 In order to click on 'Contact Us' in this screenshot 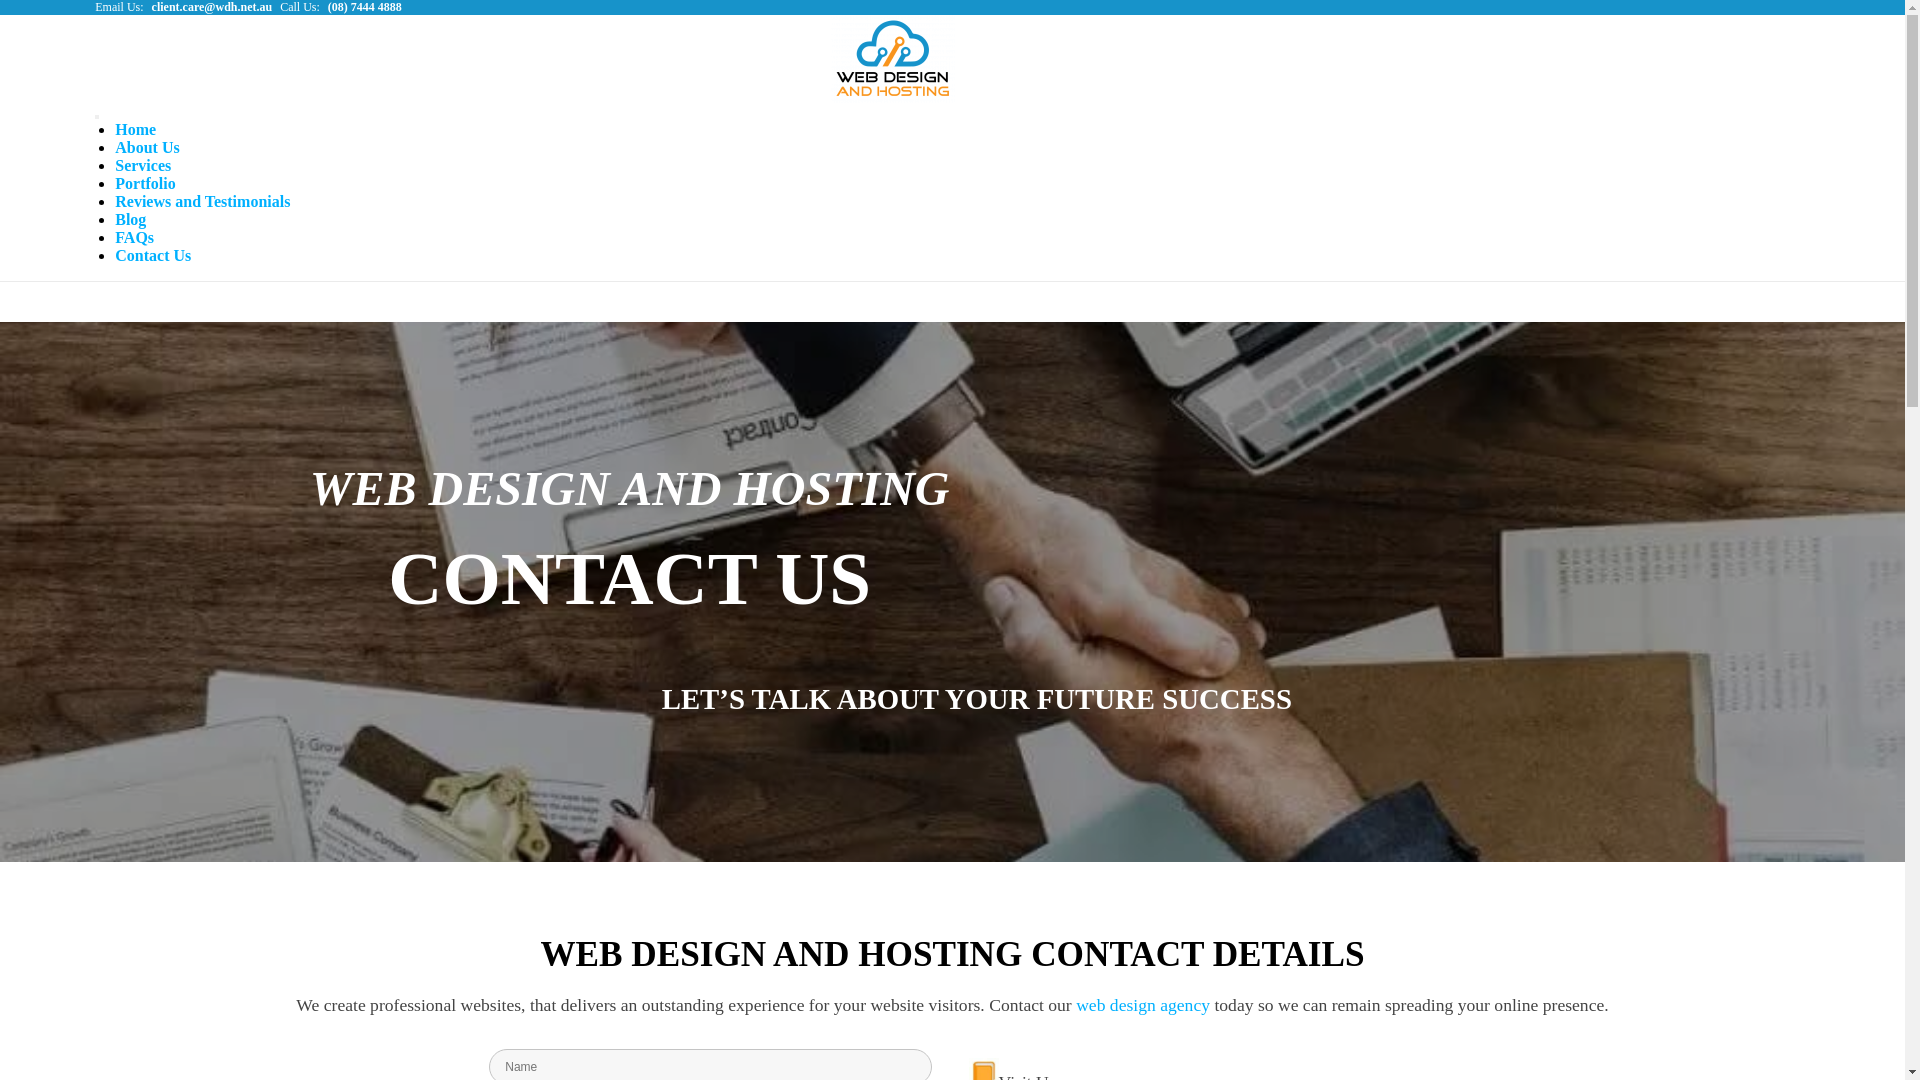, I will do `click(152, 254)`.